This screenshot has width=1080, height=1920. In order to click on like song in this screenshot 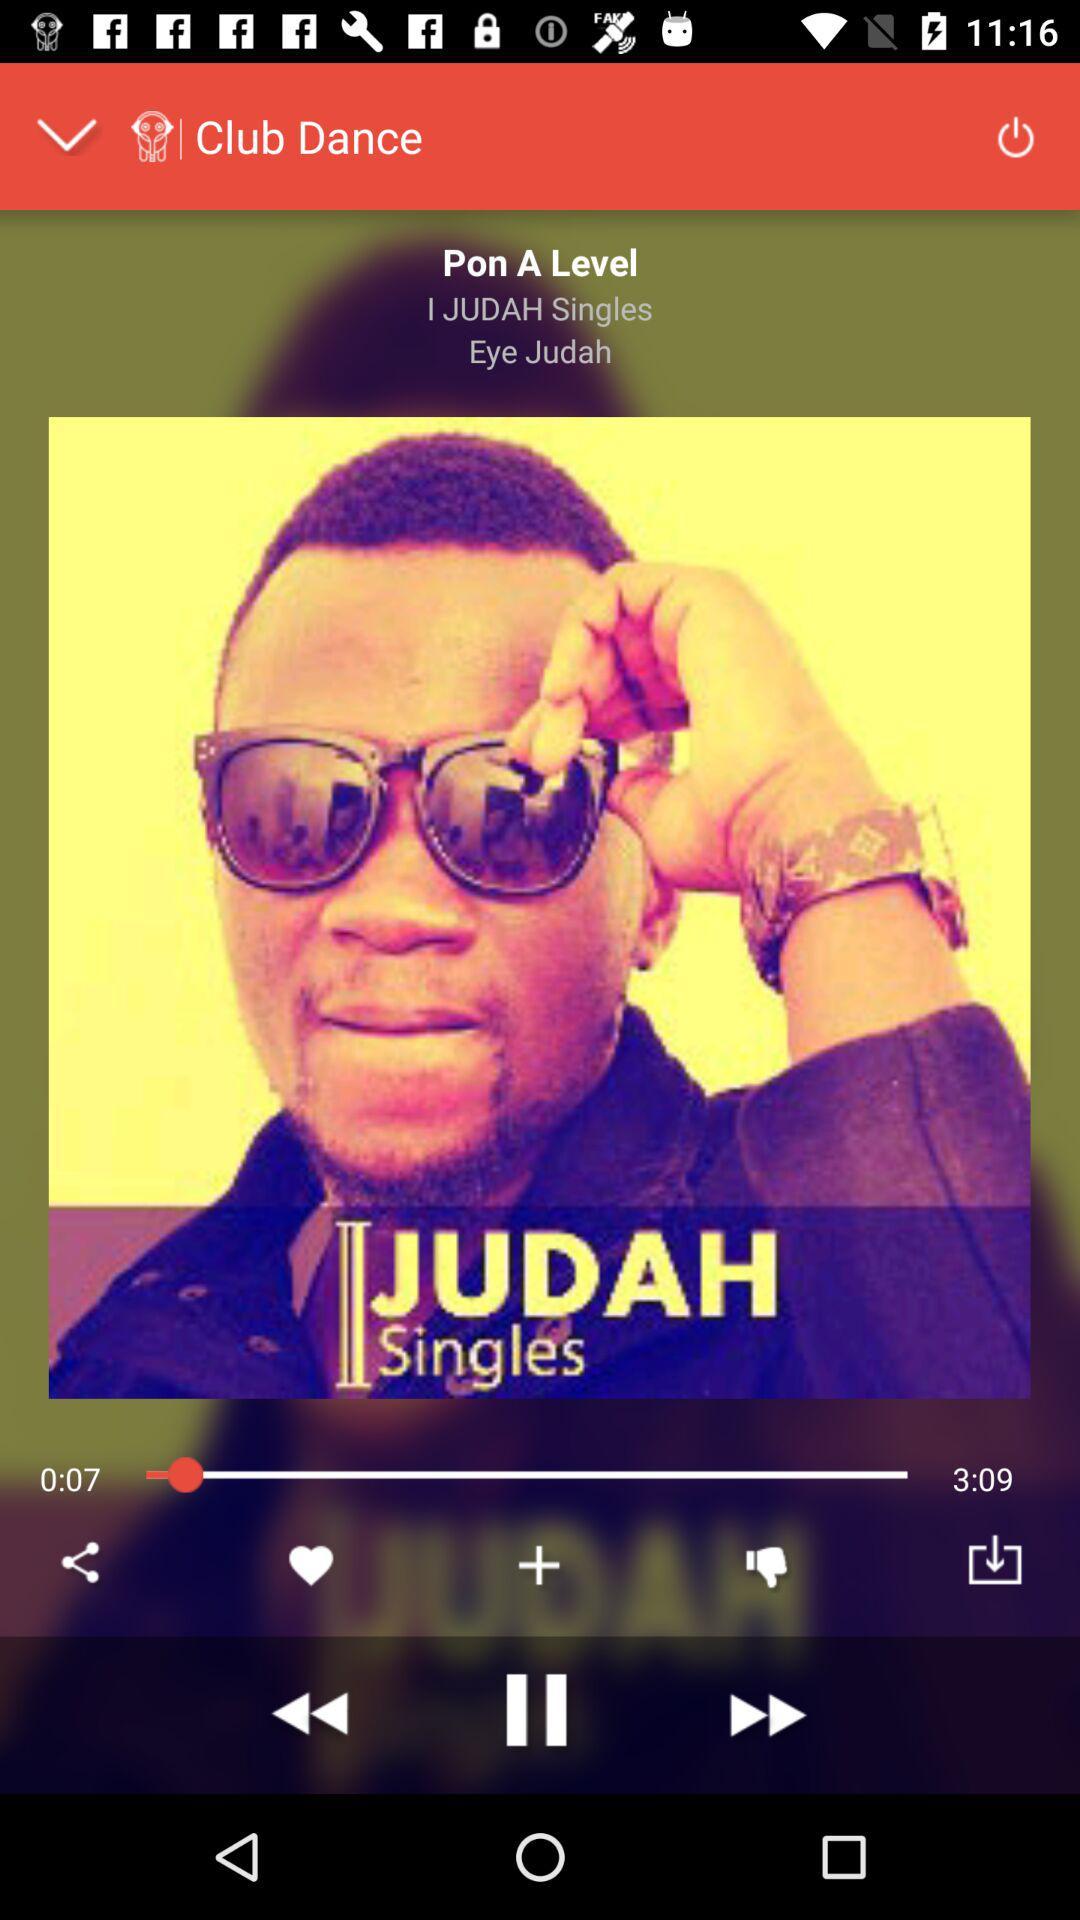, I will do `click(312, 1564)`.